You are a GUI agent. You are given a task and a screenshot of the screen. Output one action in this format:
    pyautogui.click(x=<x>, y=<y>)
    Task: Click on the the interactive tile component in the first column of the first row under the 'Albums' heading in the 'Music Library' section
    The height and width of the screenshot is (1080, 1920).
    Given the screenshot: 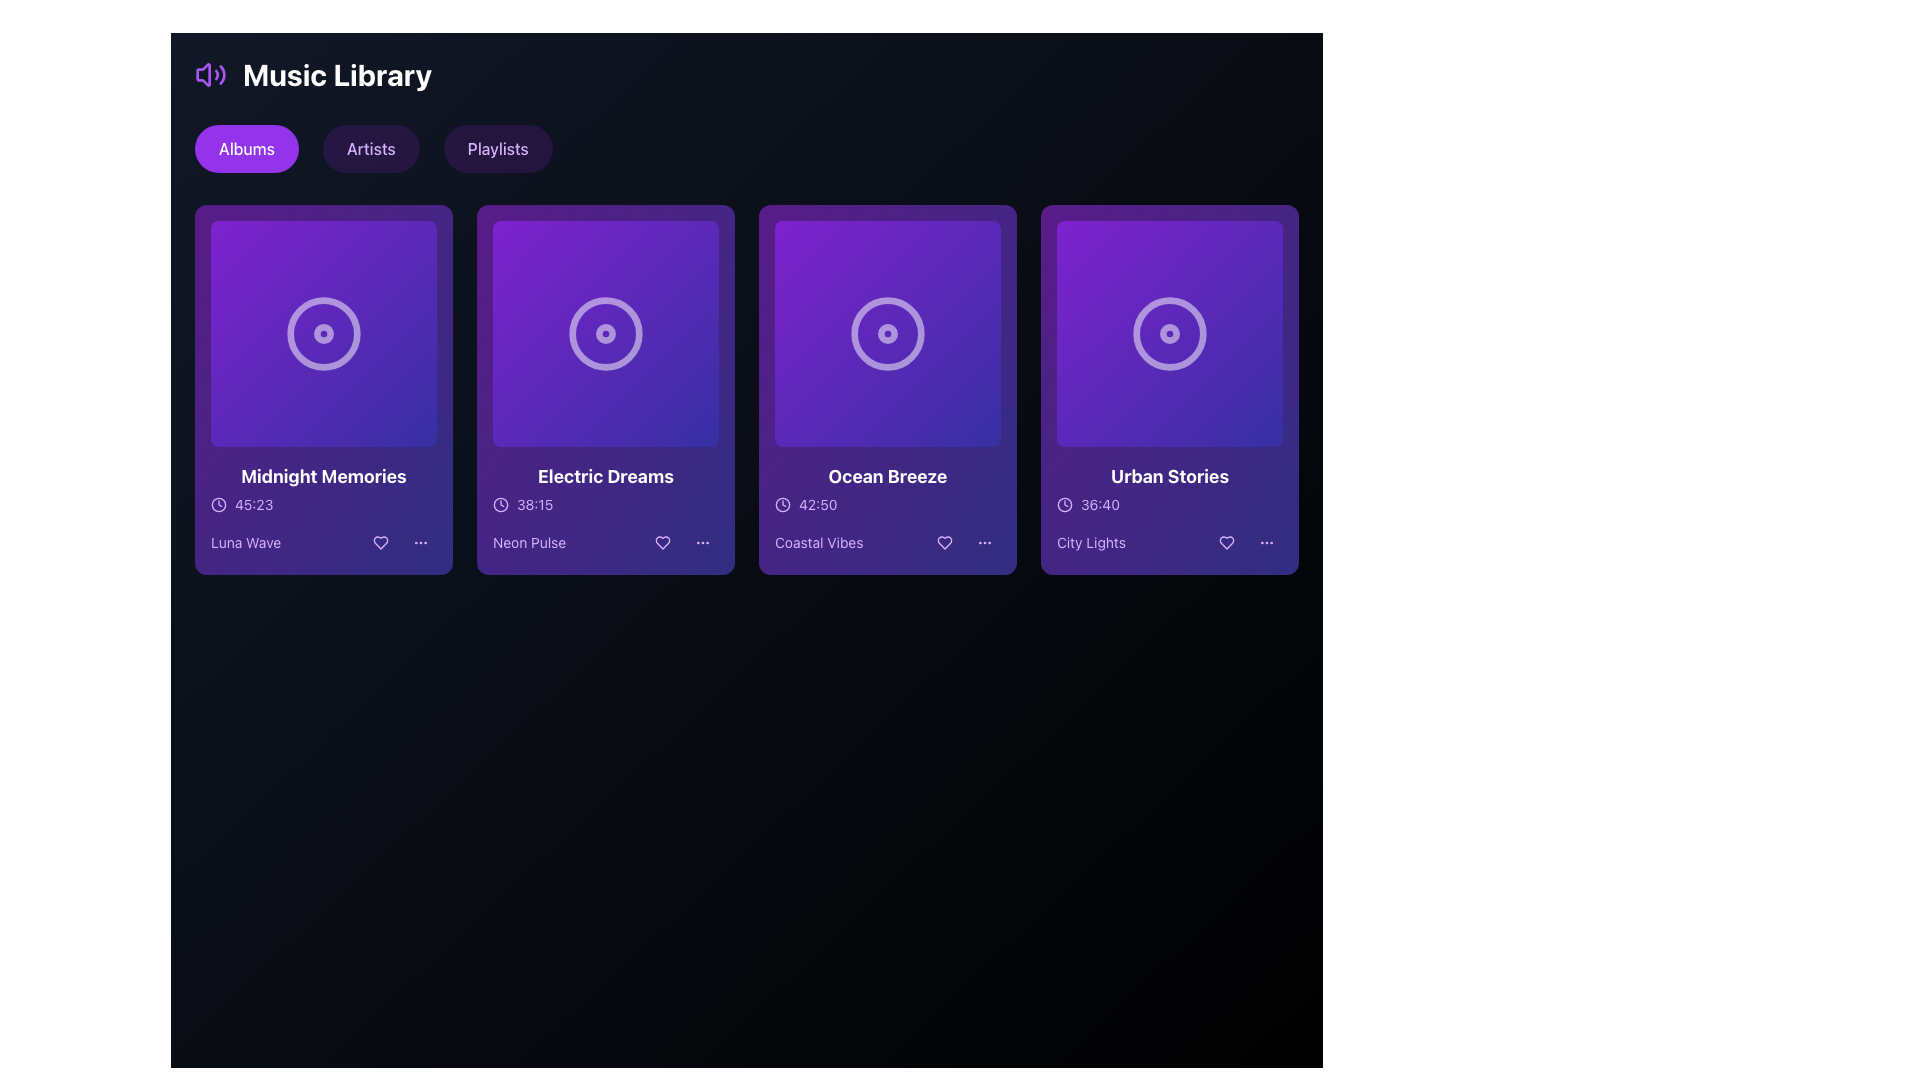 What is the action you would take?
    pyautogui.click(x=324, y=333)
    